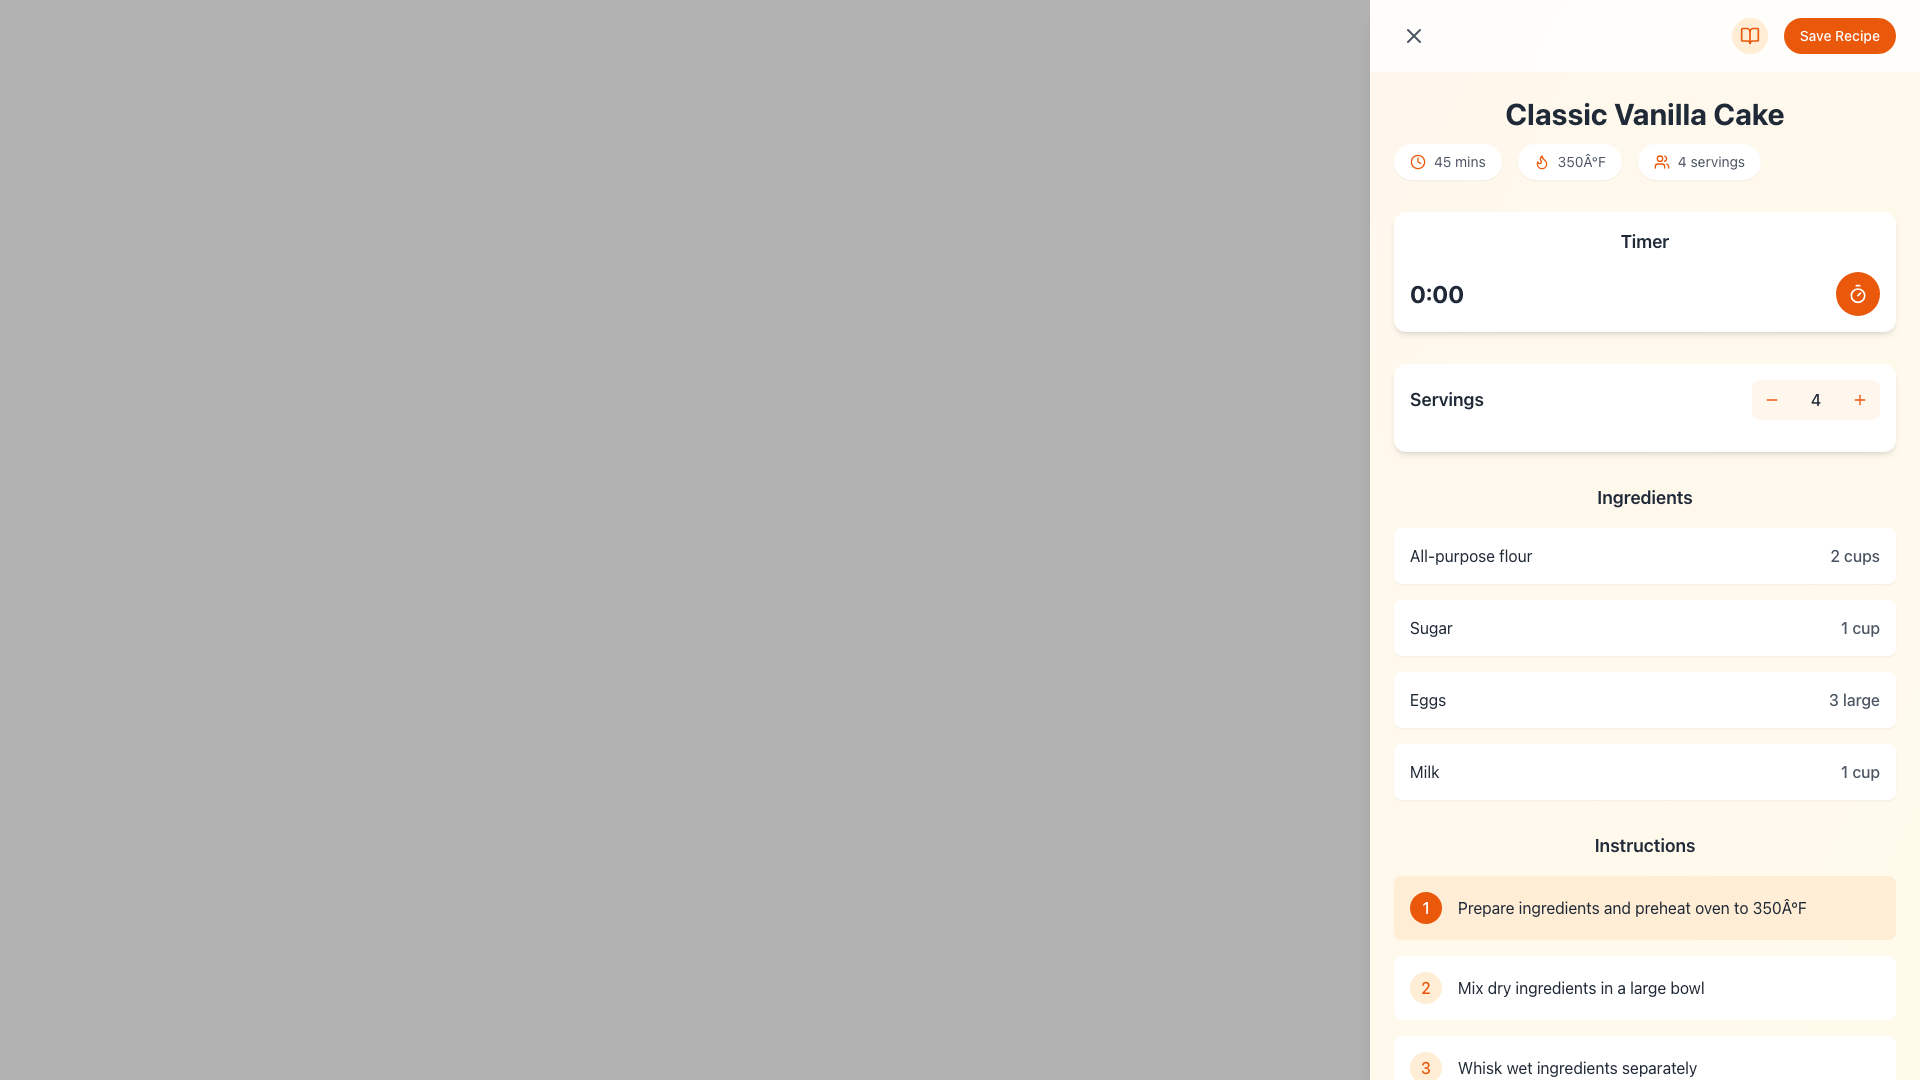 This screenshot has height=1080, width=1920. Describe the element at coordinates (1430, 627) in the screenshot. I see `text content of the label displaying 'Sugar', which is styled in dark gray and located in the ingredients section under 'All-purpose flour'` at that location.